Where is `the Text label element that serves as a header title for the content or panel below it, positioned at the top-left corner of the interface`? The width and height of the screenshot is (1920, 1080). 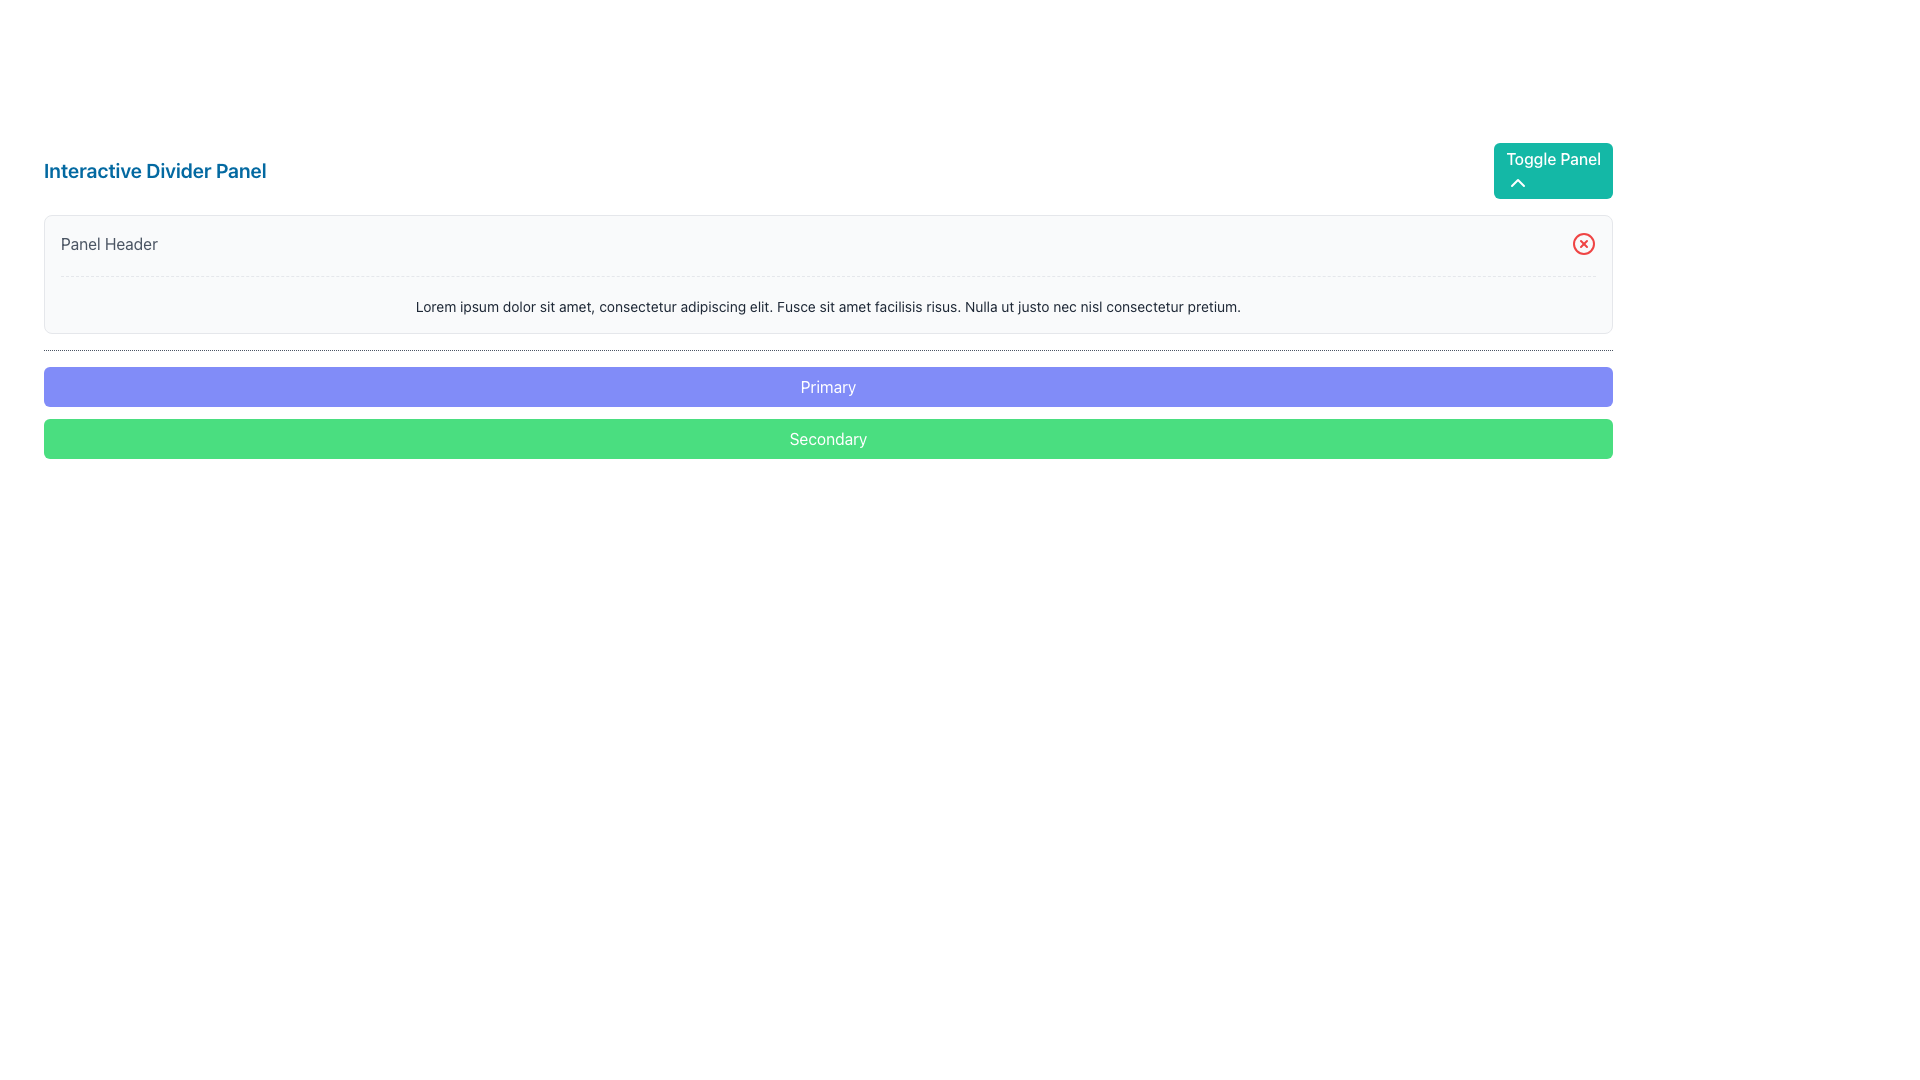 the Text label element that serves as a header title for the content or panel below it, positioned at the top-left corner of the interface is located at coordinates (154, 169).